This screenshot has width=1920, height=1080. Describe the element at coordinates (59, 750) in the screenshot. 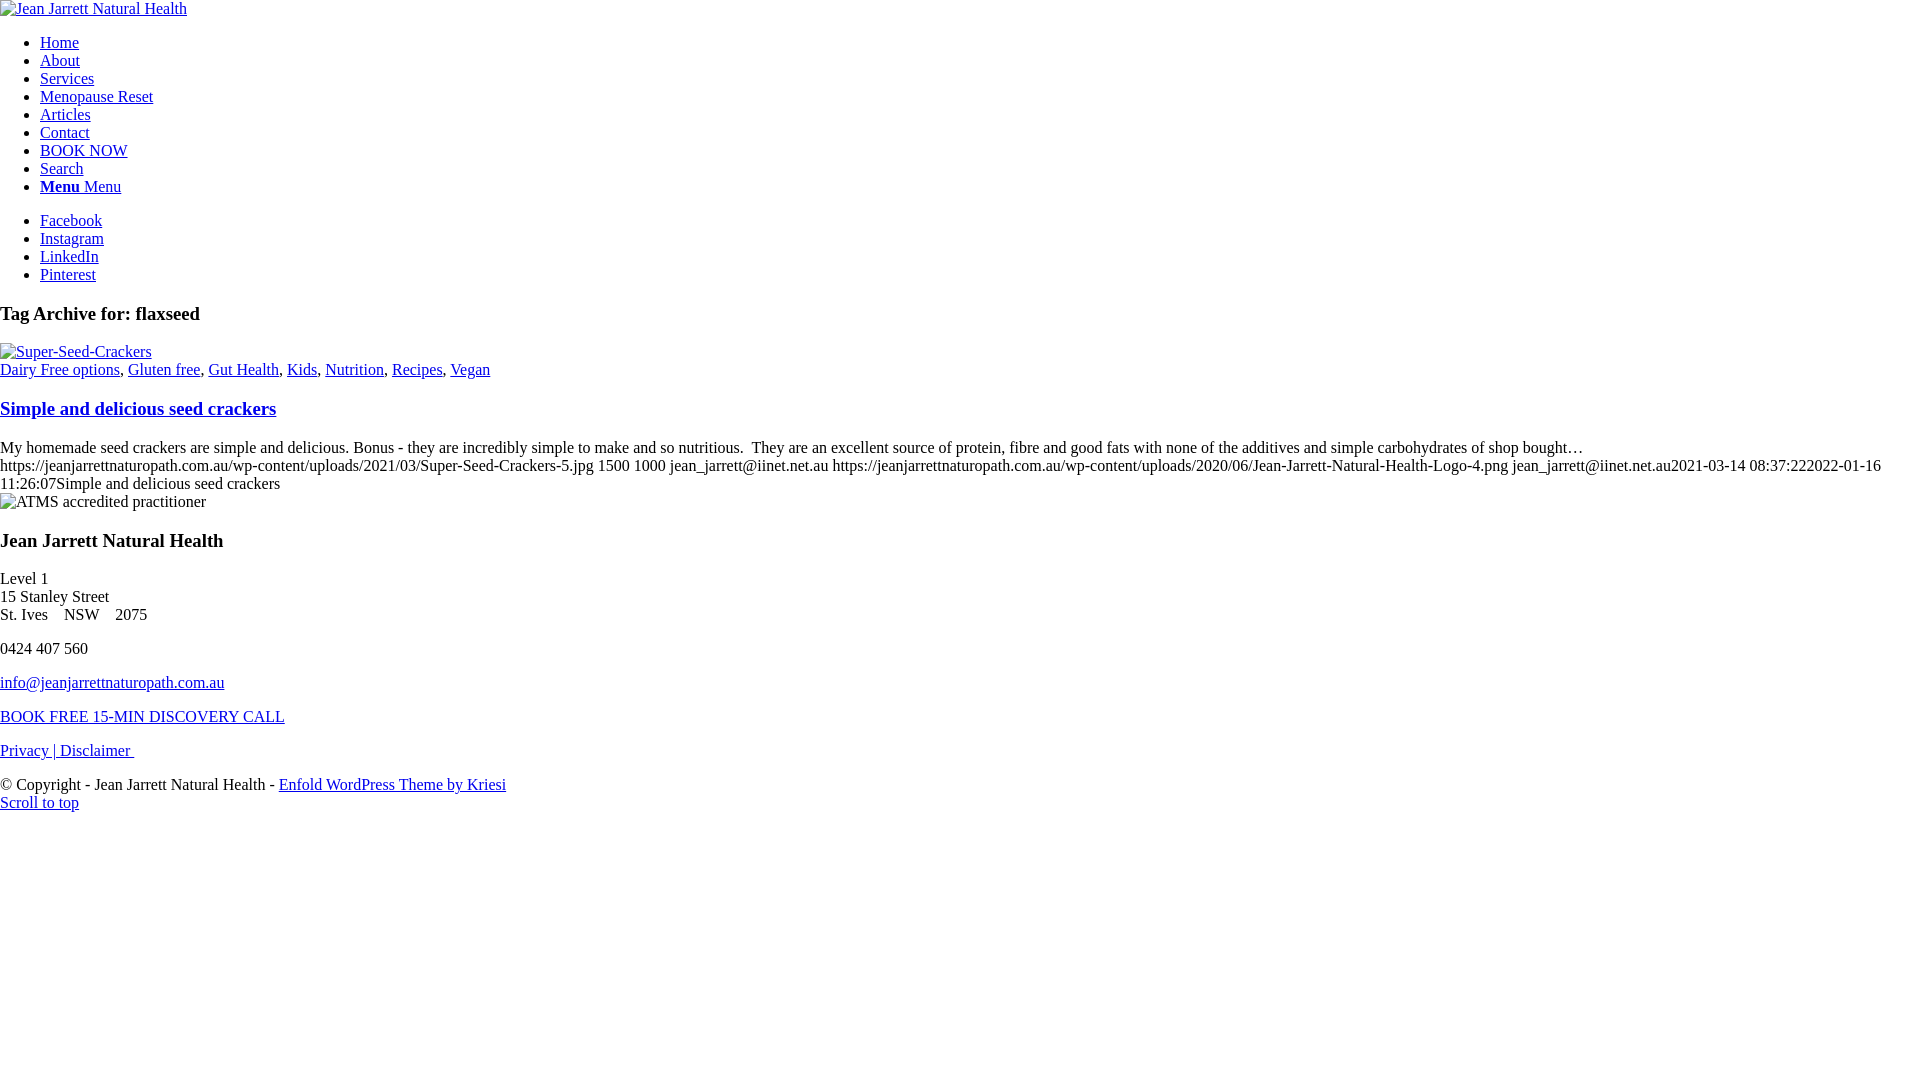

I see `'Disclaimer '` at that location.